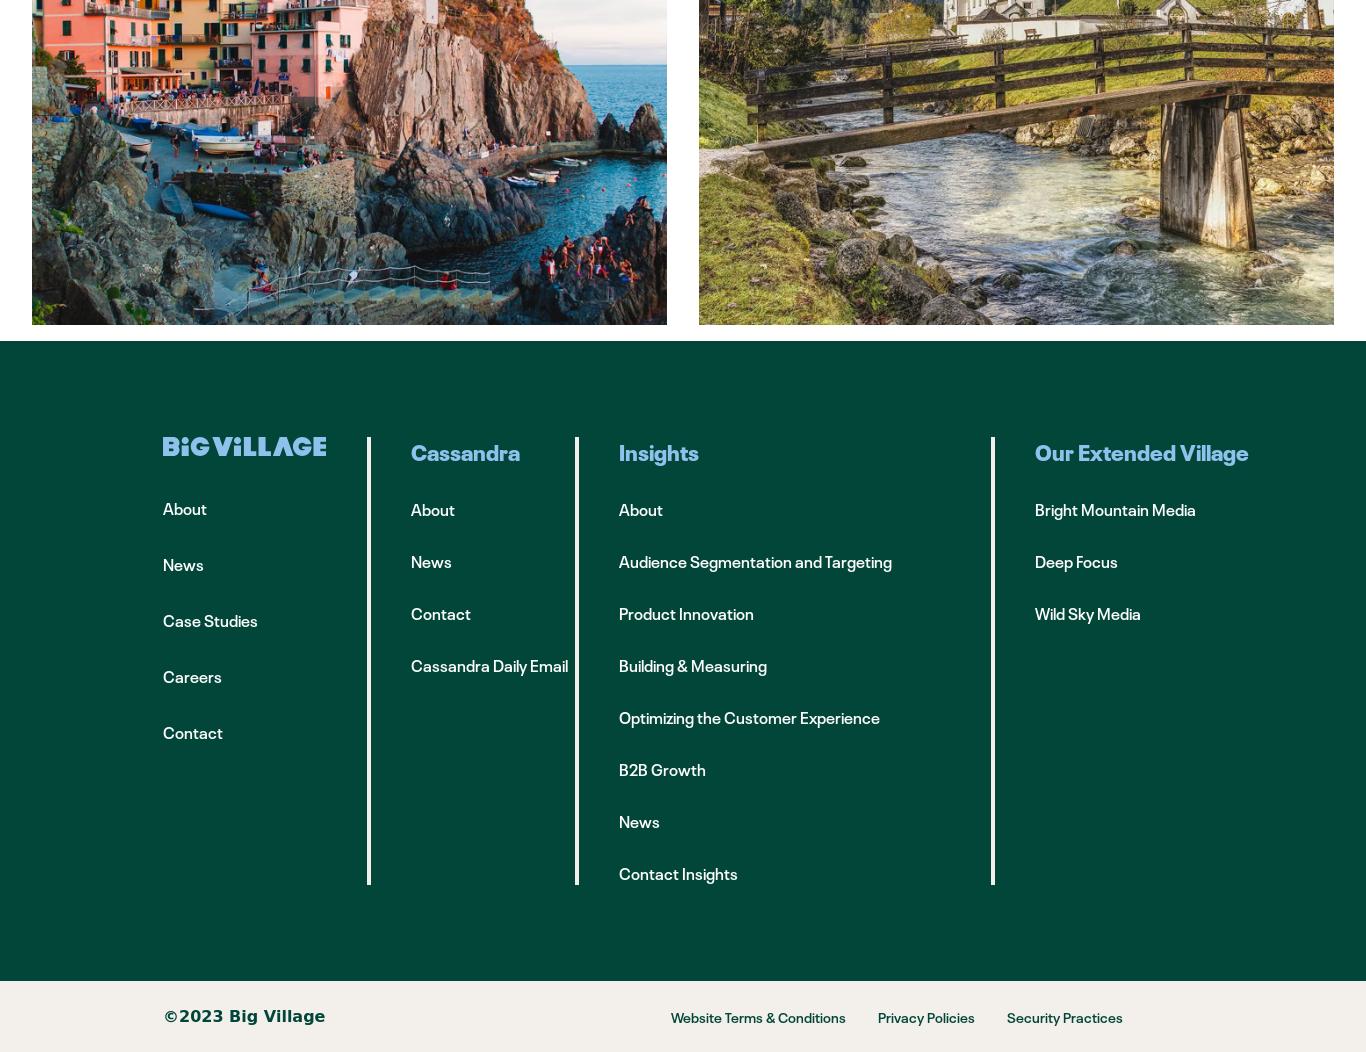  I want to click on 'B2B Growth', so click(661, 768).